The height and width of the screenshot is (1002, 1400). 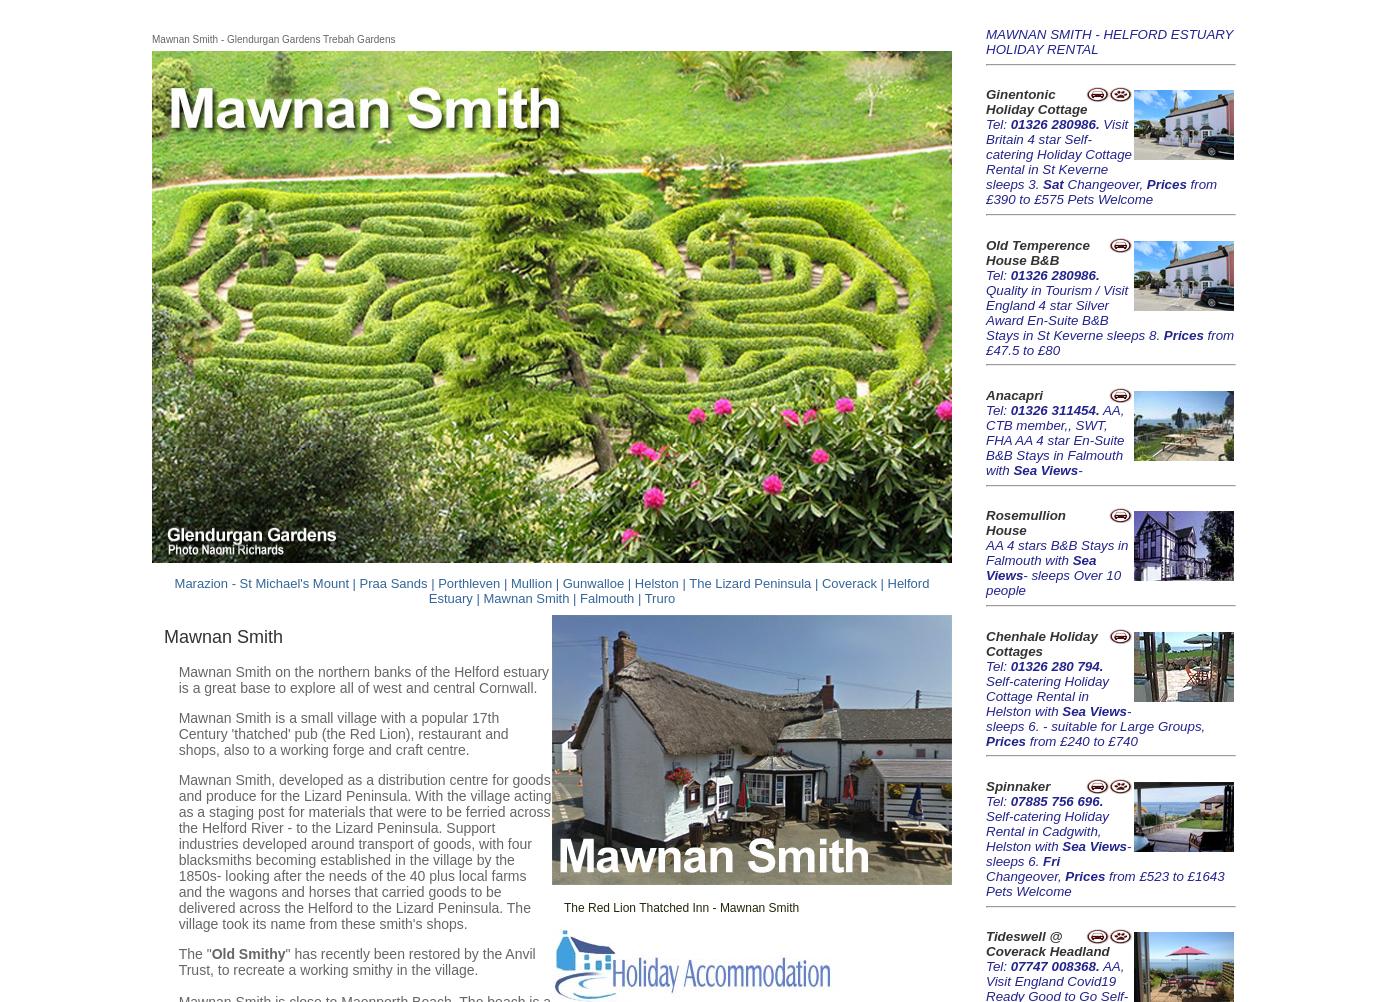 I want to click on 'Fri', so click(x=1051, y=860).